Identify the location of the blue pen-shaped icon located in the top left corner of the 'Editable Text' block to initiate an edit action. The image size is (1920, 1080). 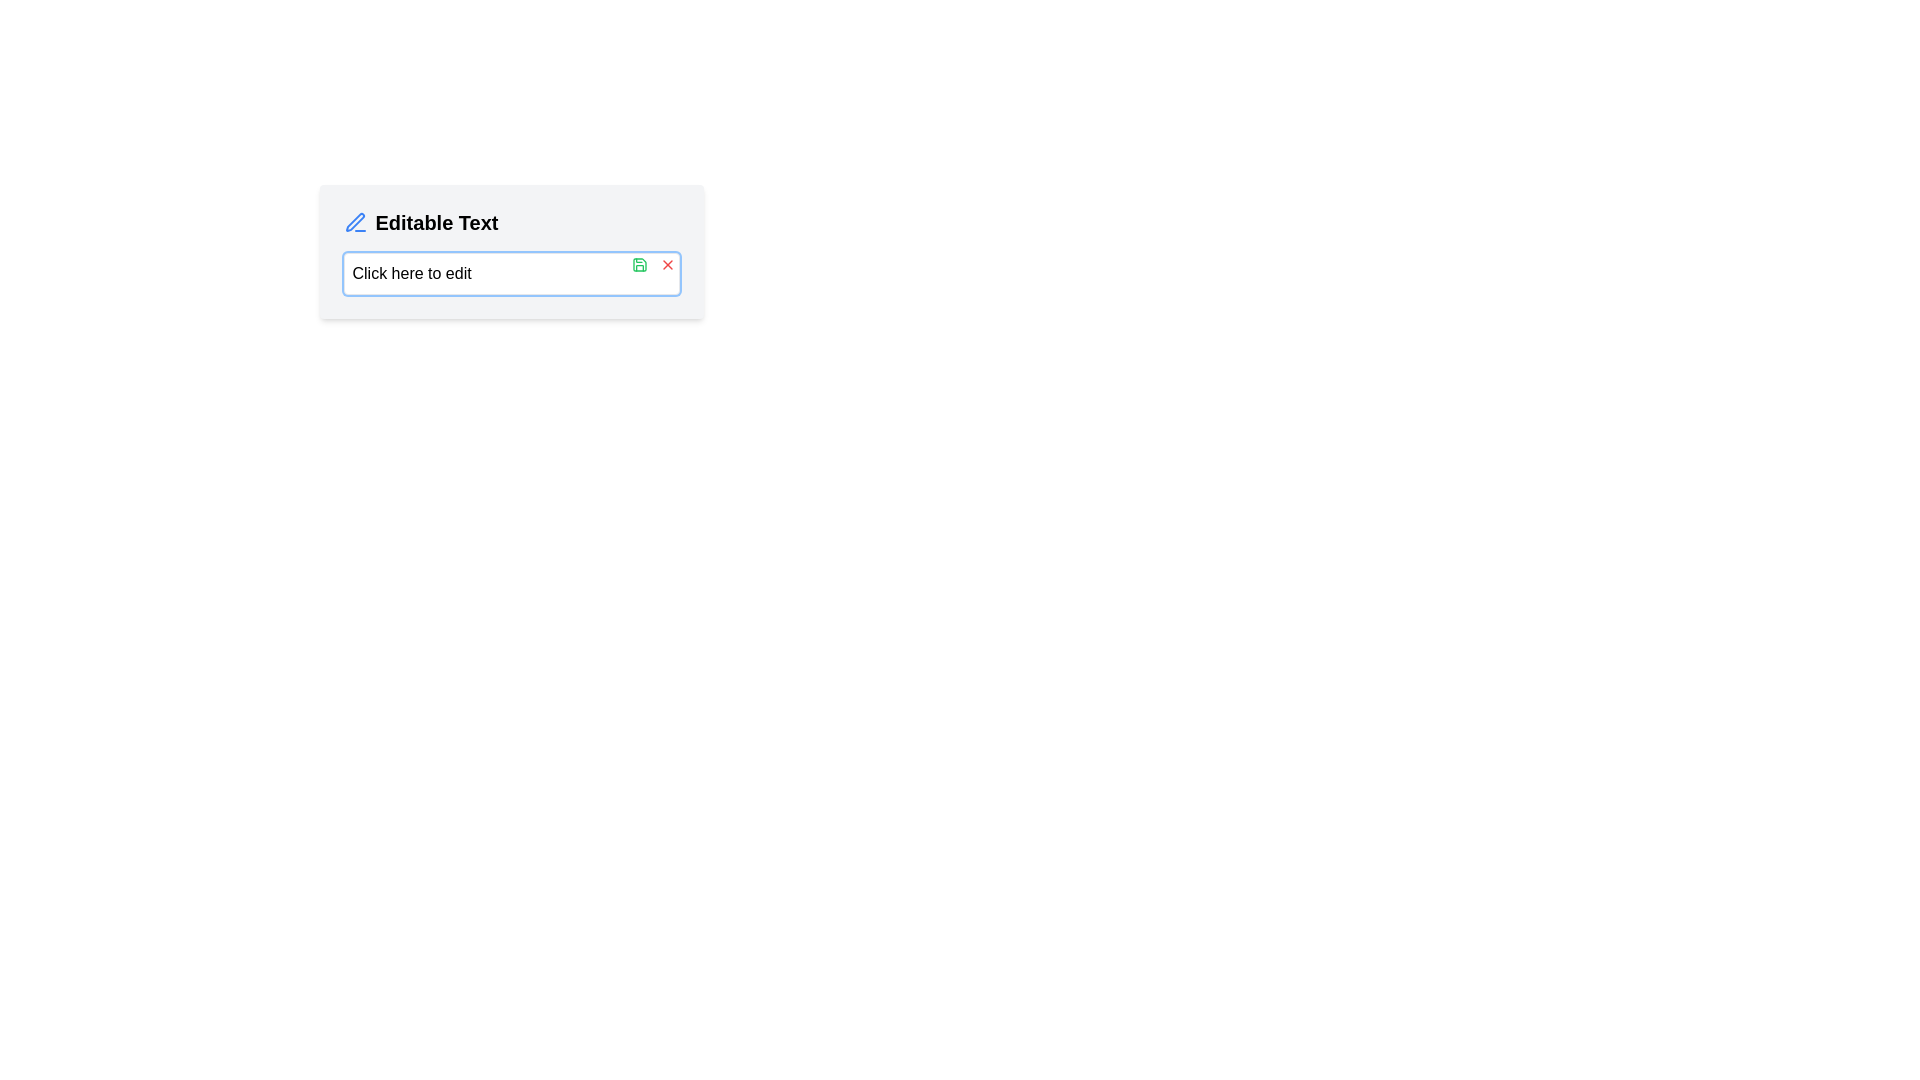
(355, 223).